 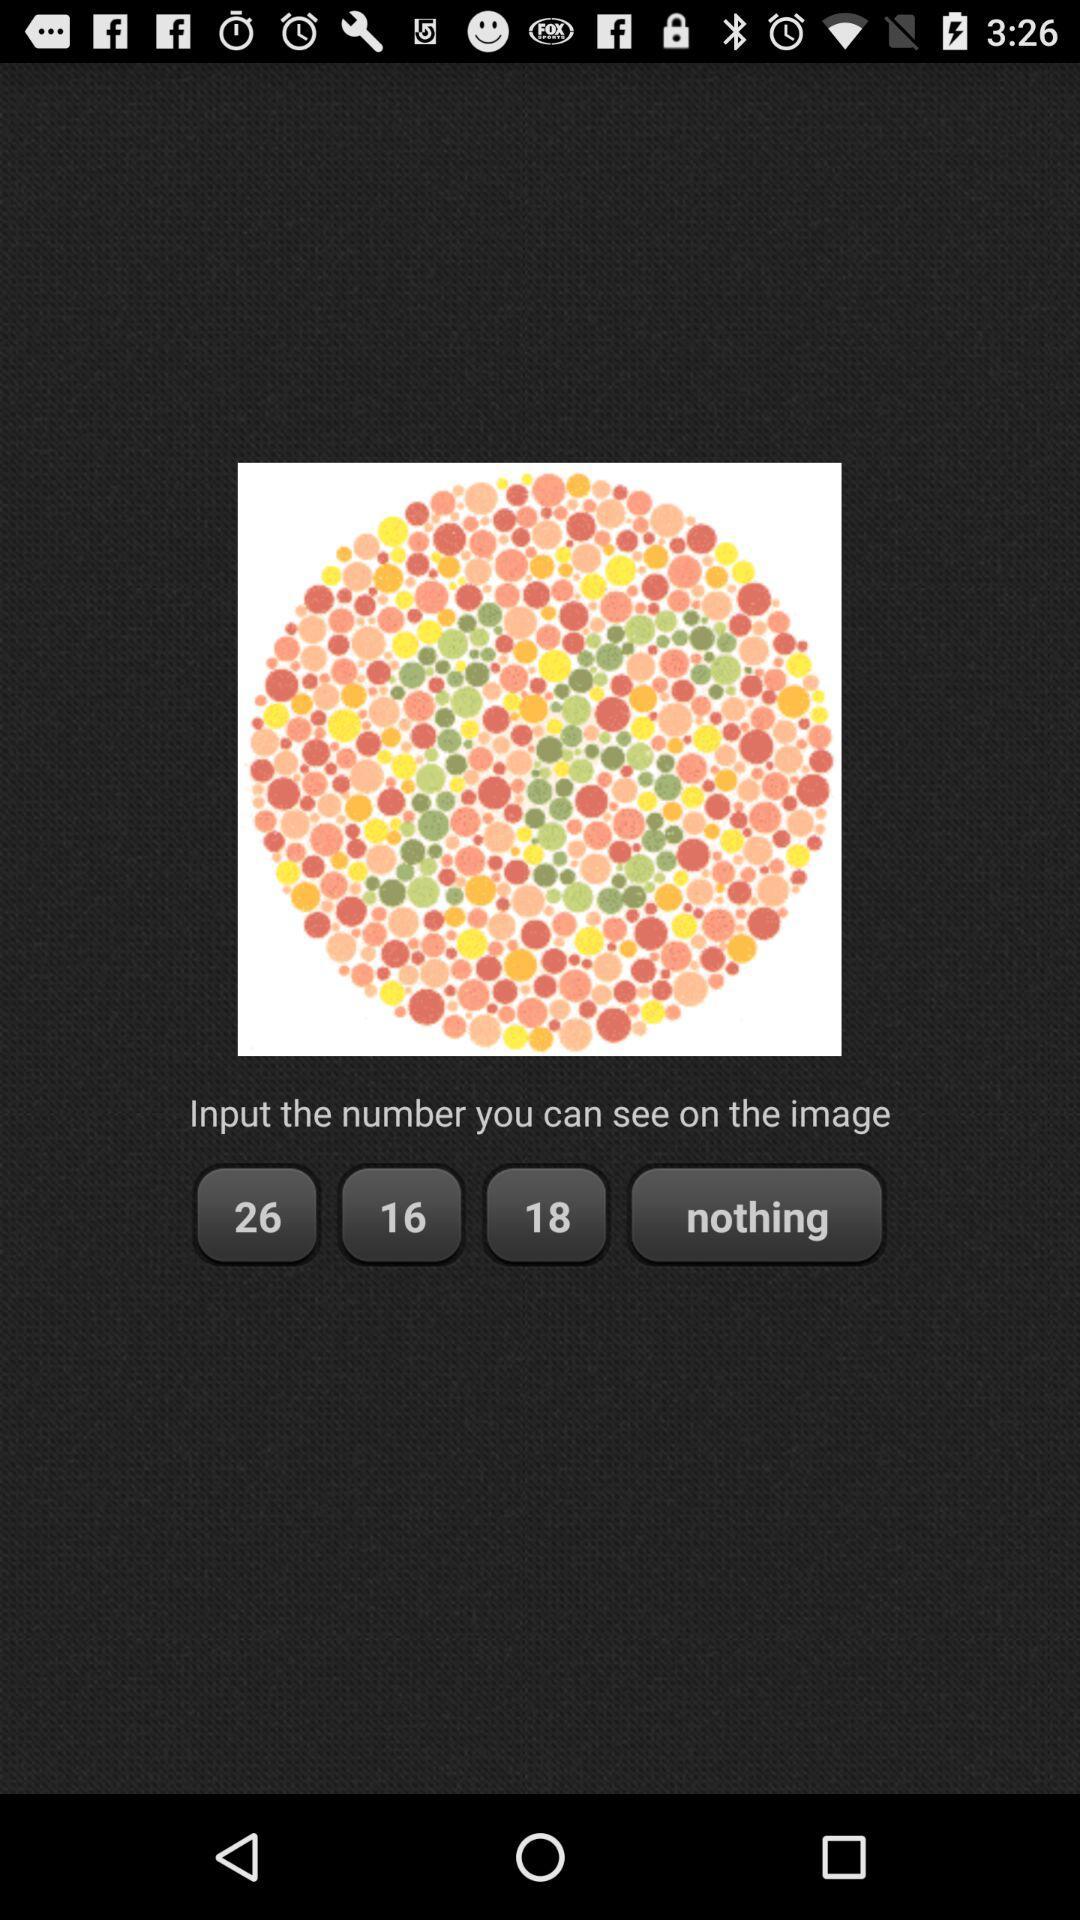 What do you see at coordinates (255, 1214) in the screenshot?
I see `item next to the 16` at bounding box center [255, 1214].